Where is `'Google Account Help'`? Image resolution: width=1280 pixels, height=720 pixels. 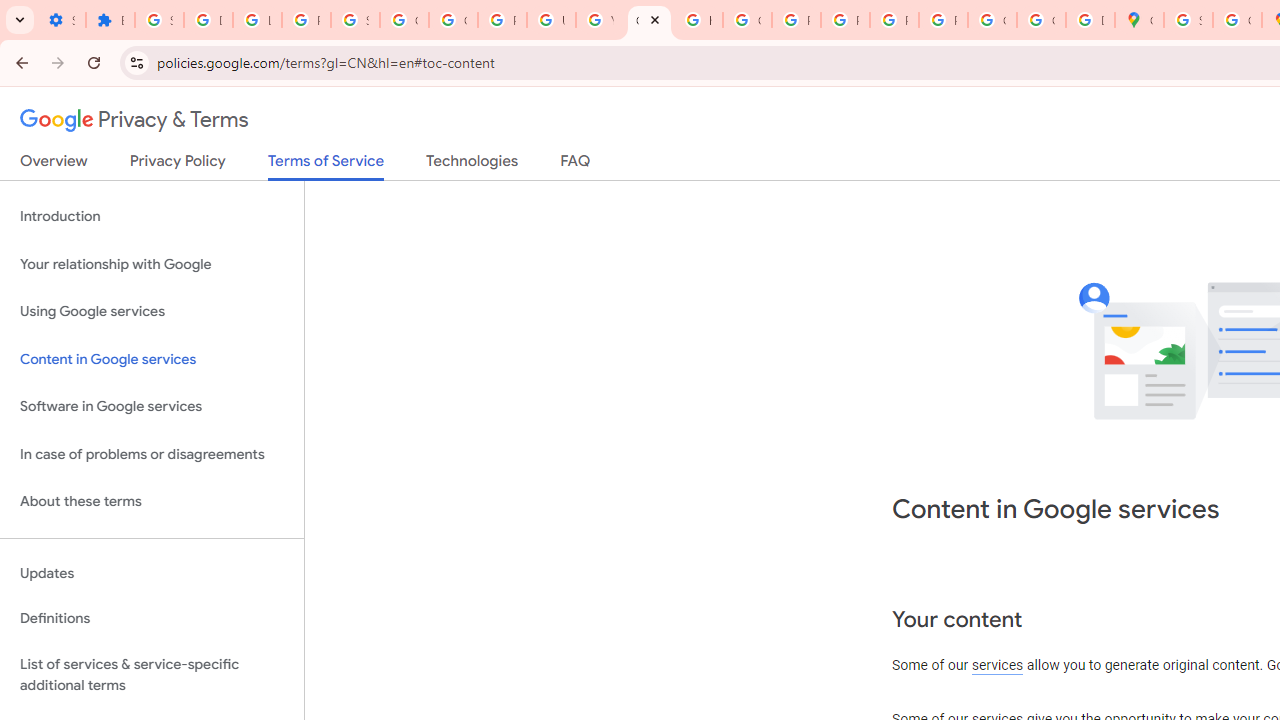 'Google Account Help' is located at coordinates (452, 20).